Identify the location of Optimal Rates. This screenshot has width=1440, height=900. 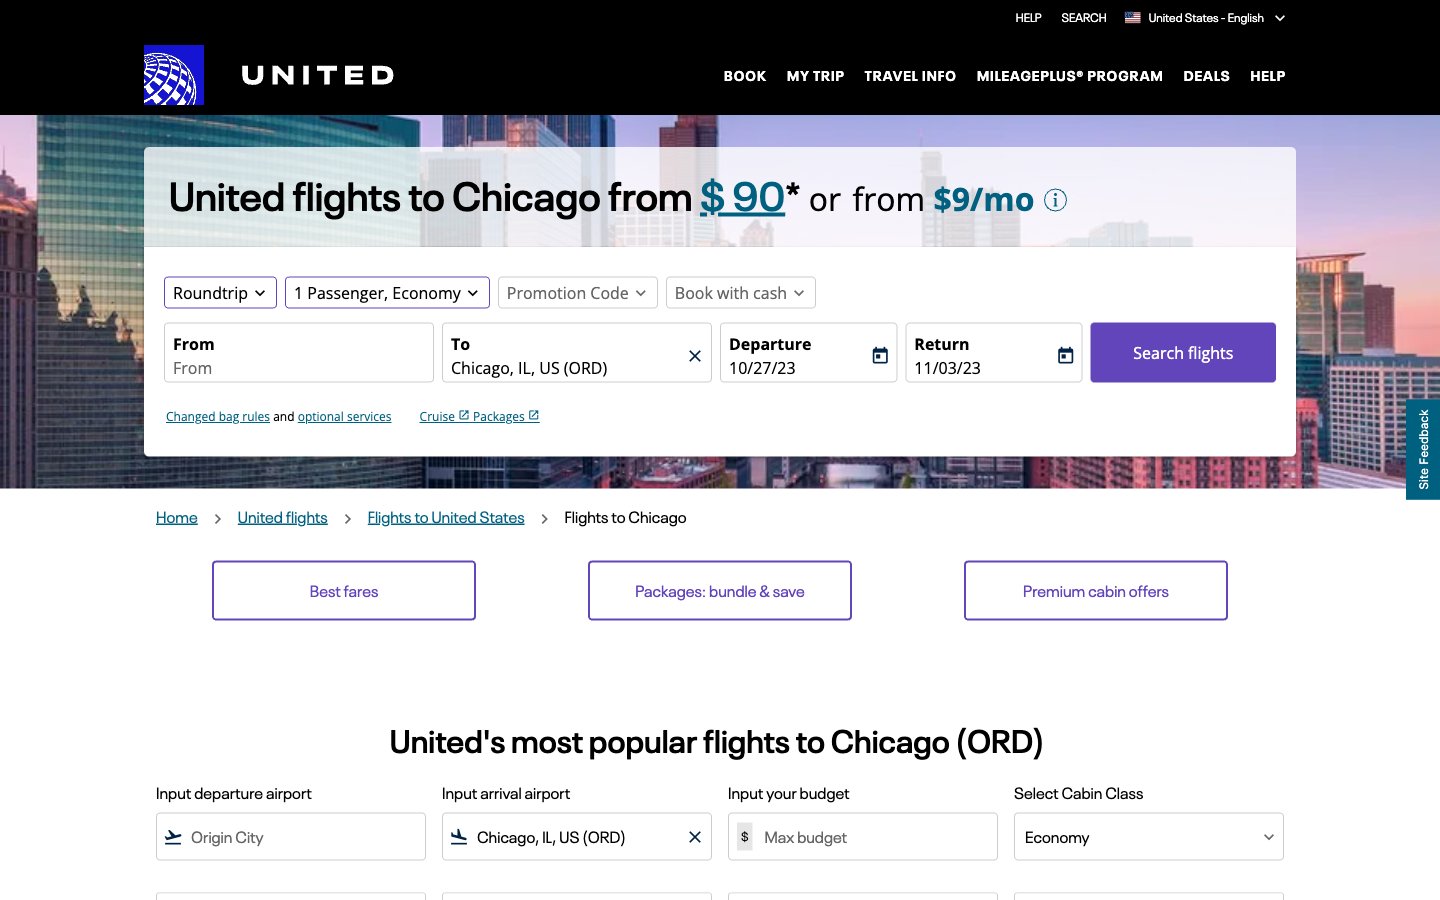
(344, 590).